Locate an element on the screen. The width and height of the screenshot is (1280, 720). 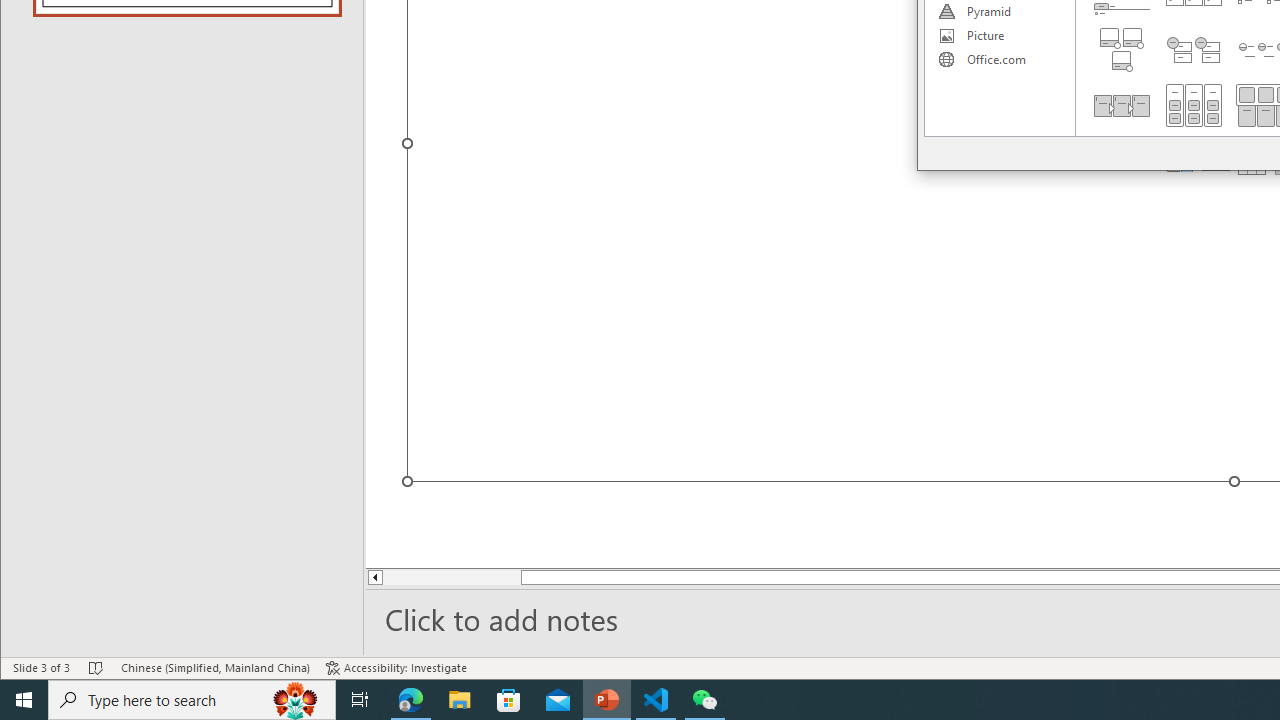
'Picture' is located at coordinates (999, 36).